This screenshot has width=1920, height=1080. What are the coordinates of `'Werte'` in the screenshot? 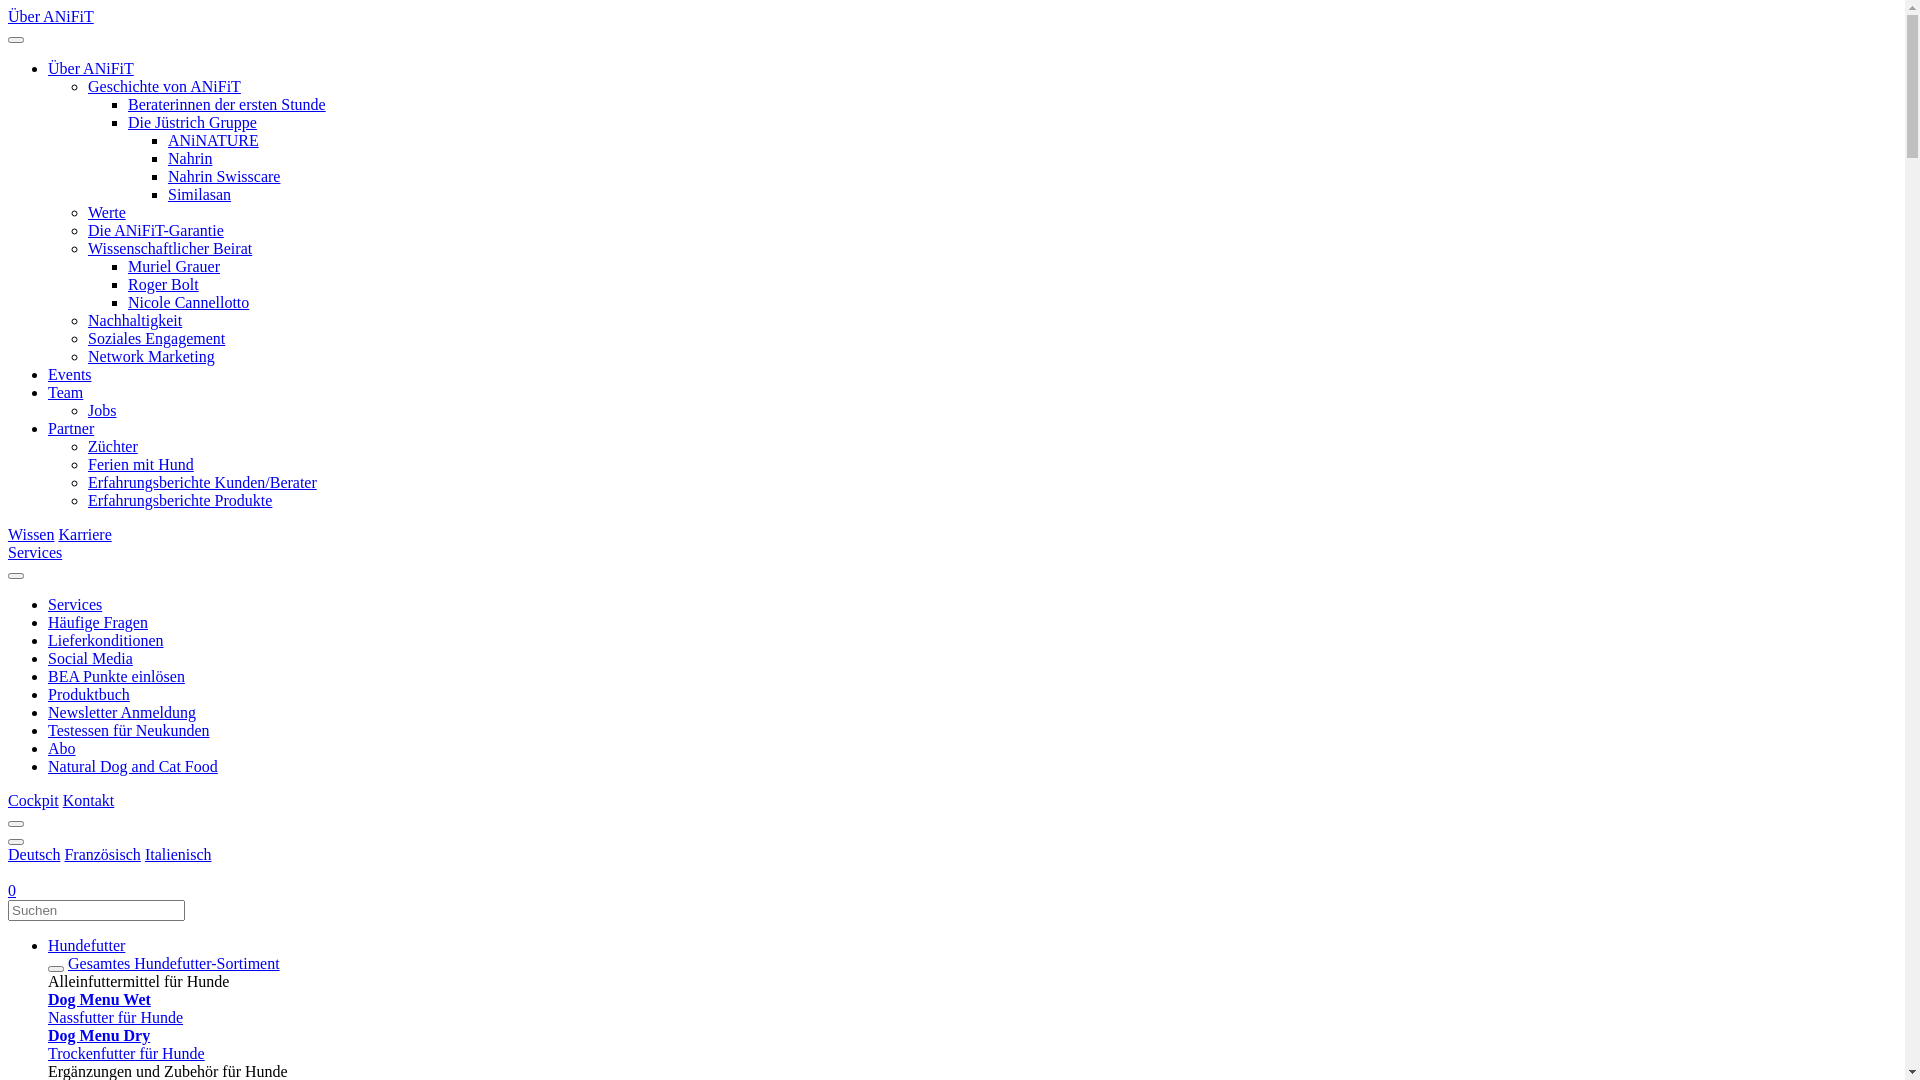 It's located at (86, 212).